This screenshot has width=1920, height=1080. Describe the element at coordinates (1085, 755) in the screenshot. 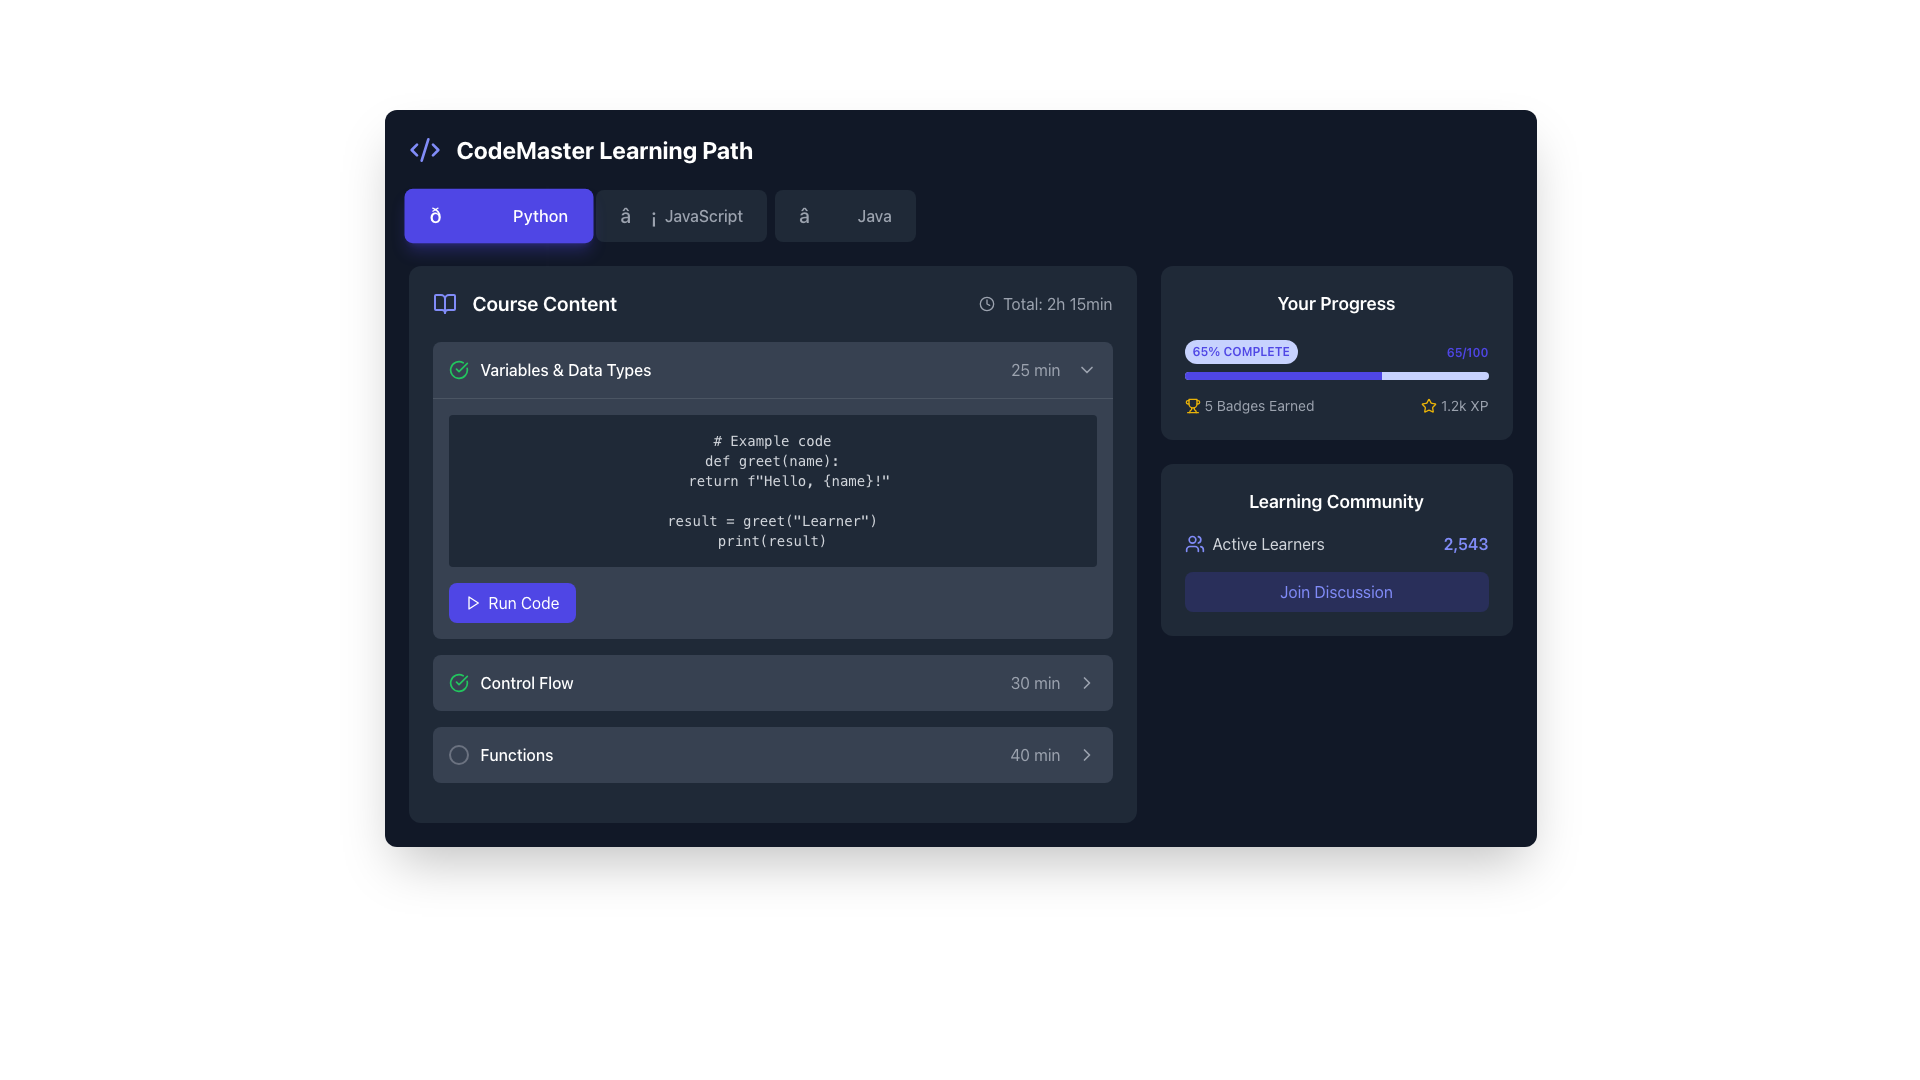

I see `the right-pointing chevron icon with a gray outline, positioned to the right of the text '40 min'` at that location.